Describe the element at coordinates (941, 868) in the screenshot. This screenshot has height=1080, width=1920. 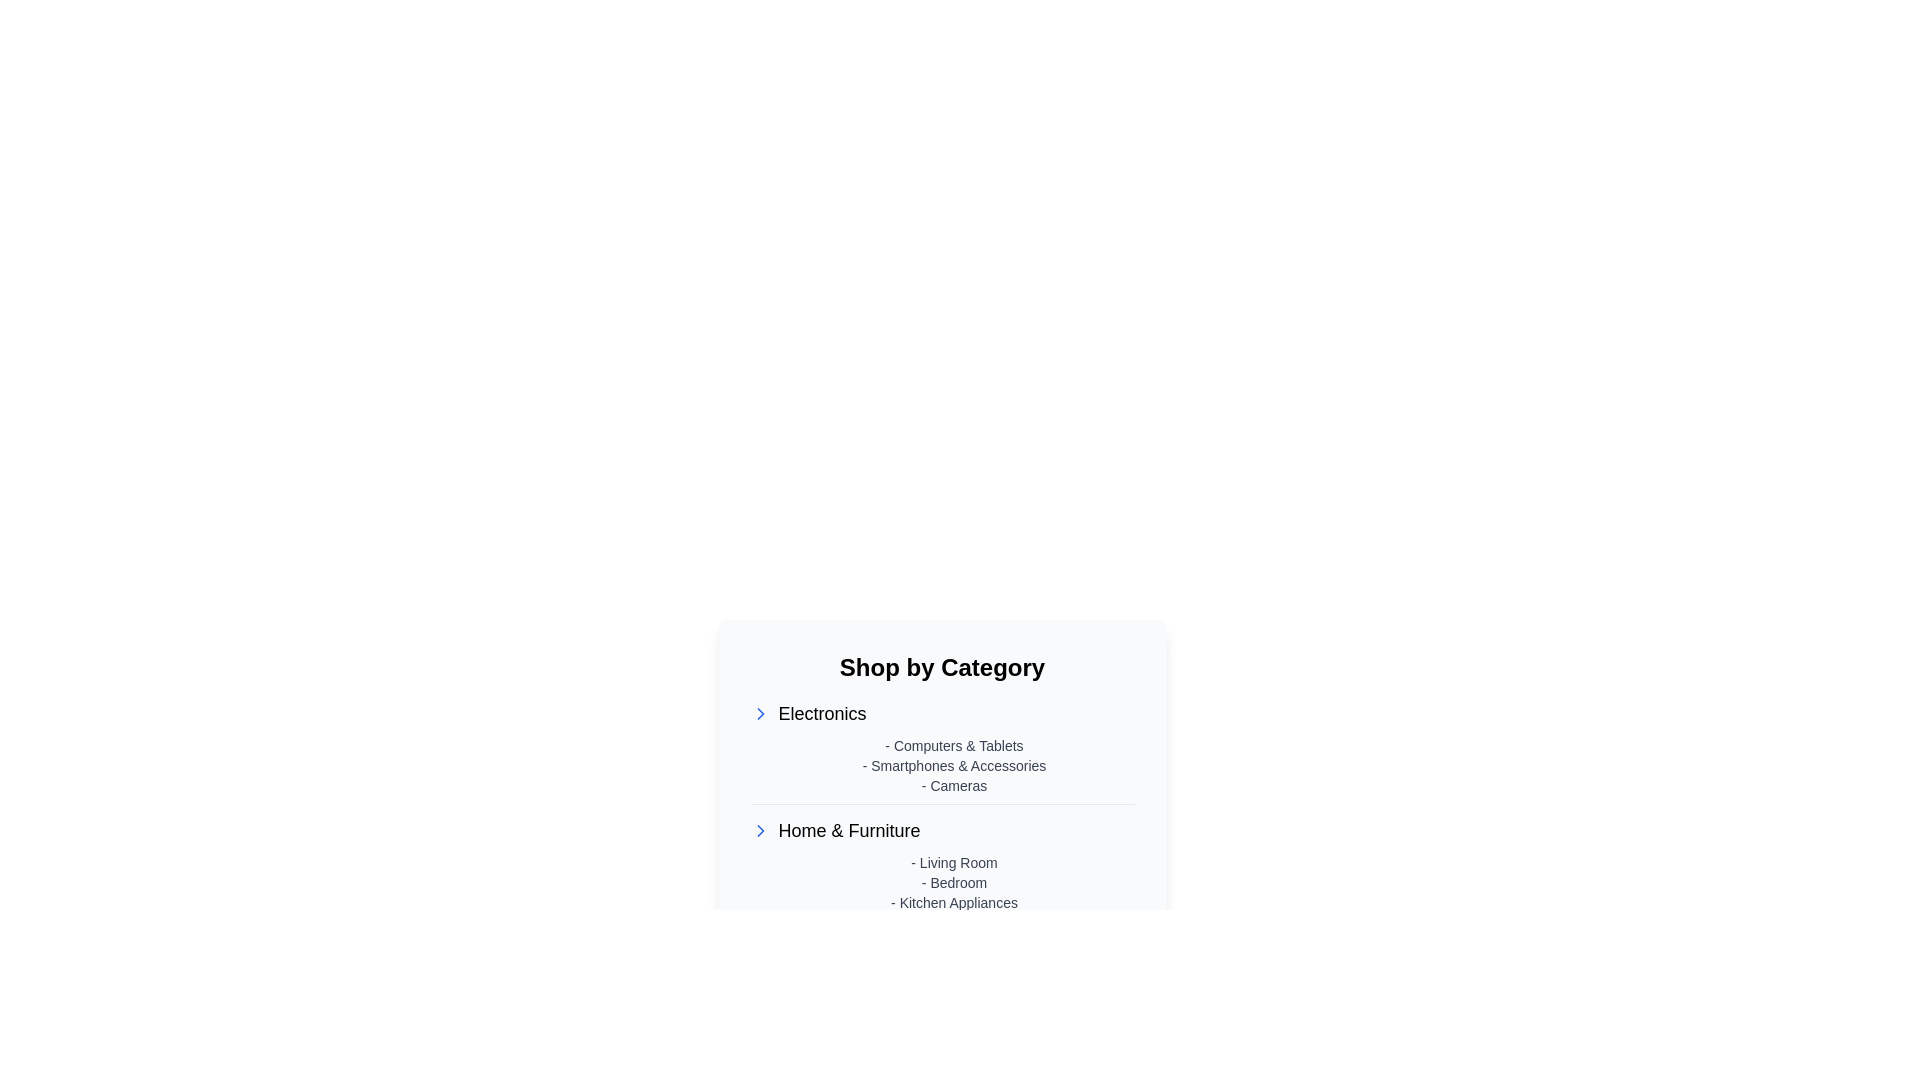
I see `the linked subcategories within the 'Structured Text Content' section under 'Shop by Category', which features bold category headers and indented sub-items` at that location.